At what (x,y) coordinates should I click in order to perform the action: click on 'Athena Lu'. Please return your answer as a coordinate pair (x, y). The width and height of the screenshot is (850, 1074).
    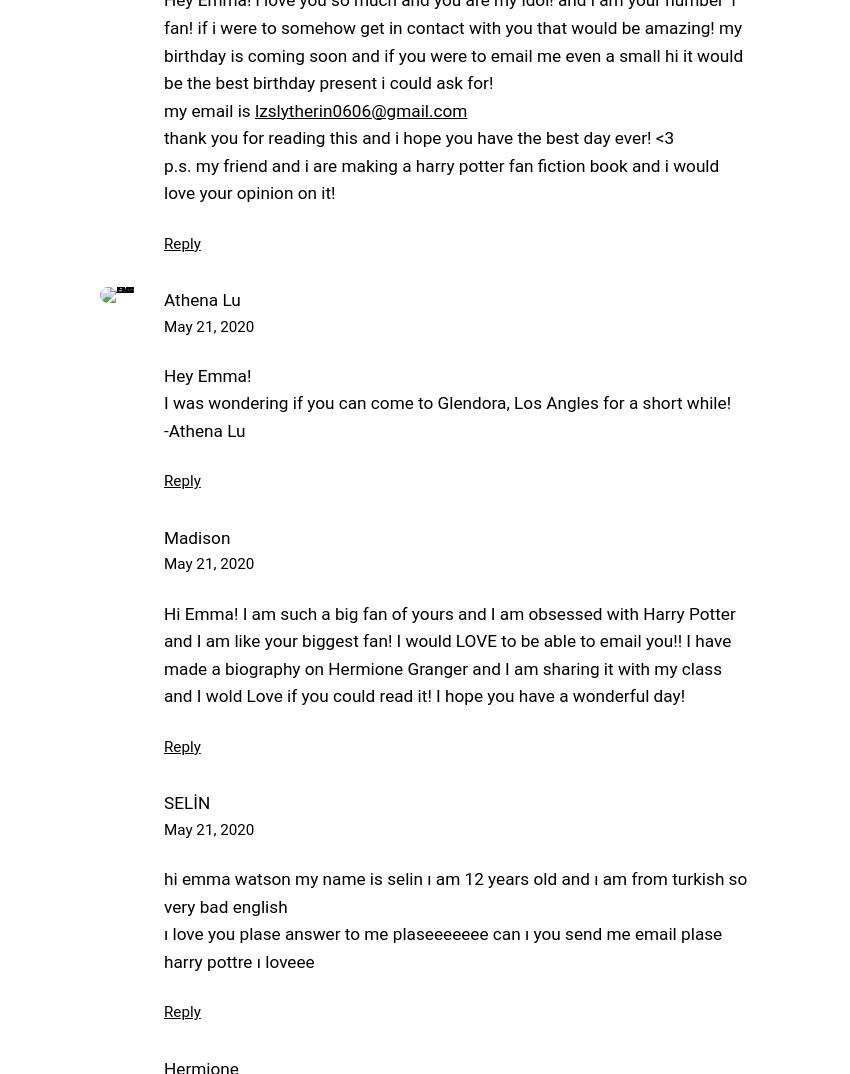
    Looking at the image, I should click on (200, 299).